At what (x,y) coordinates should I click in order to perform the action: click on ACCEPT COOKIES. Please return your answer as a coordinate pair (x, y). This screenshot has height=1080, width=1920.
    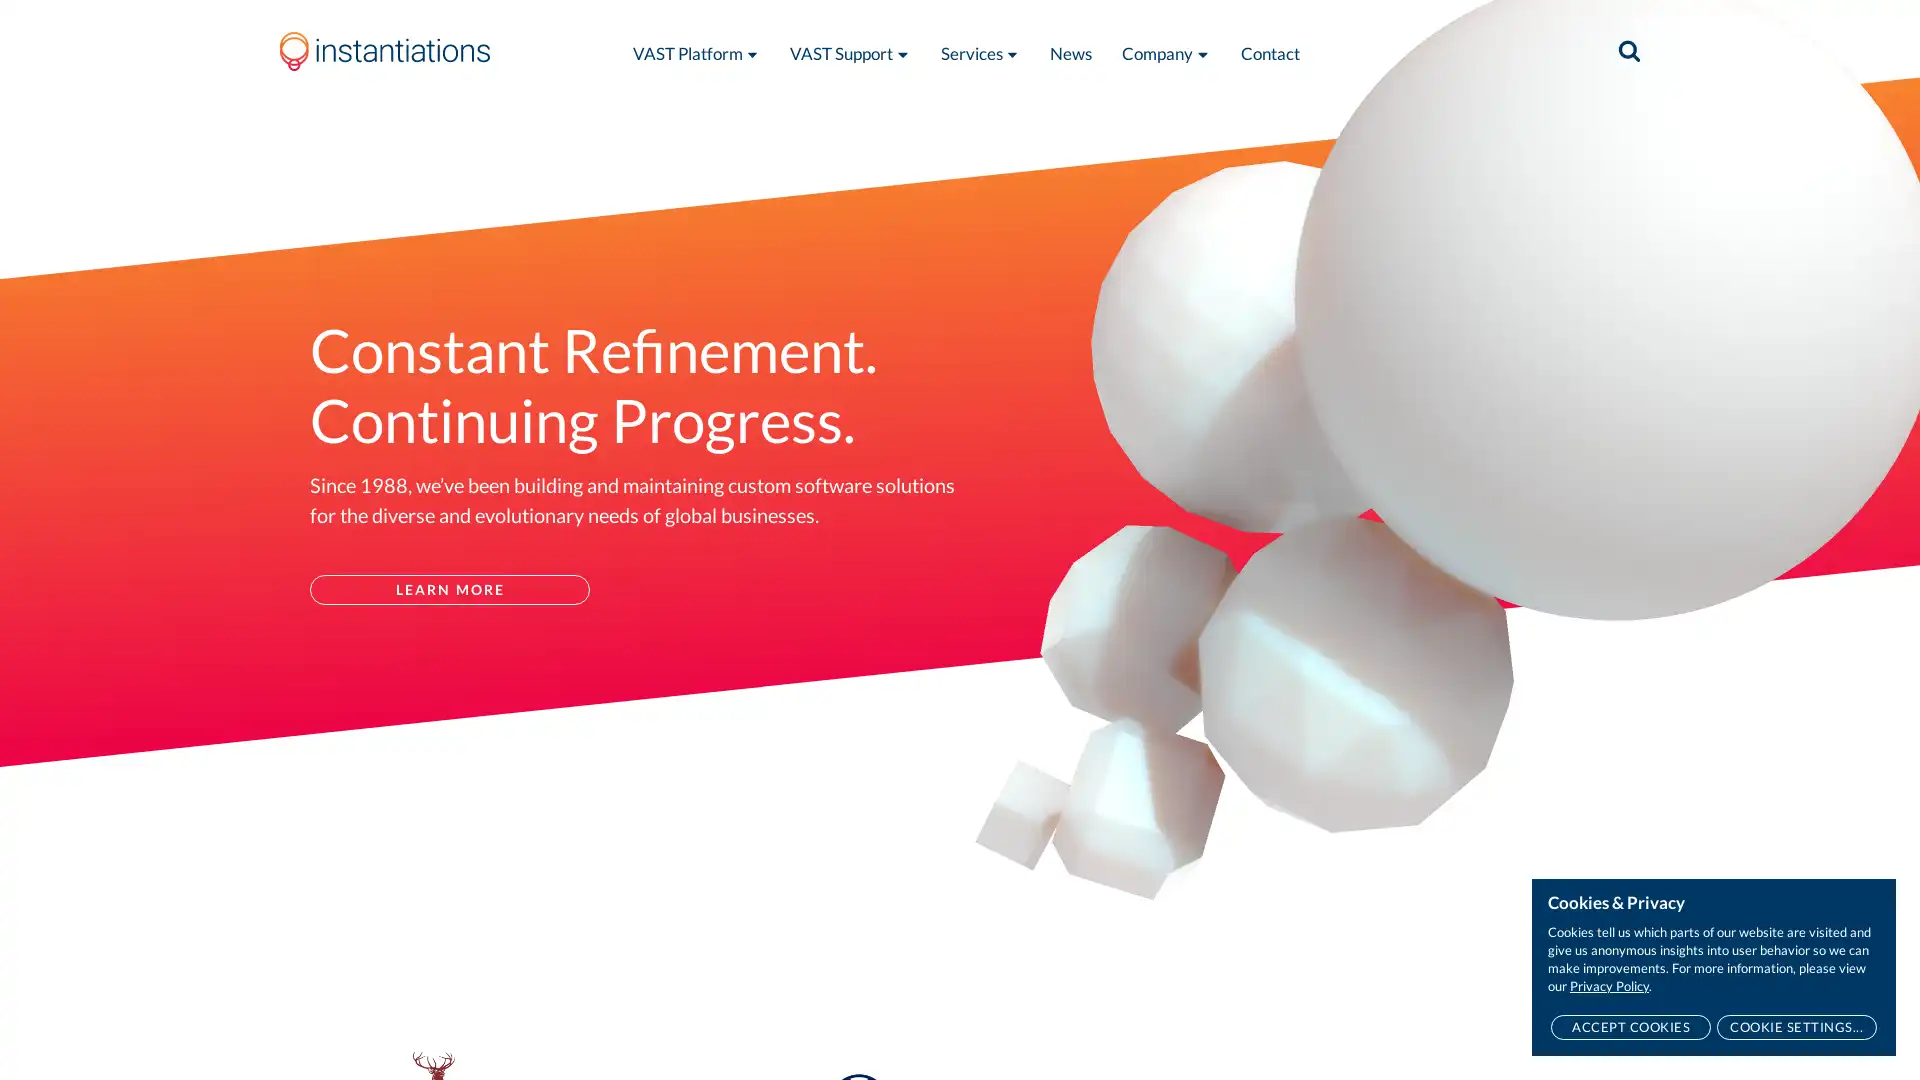
    Looking at the image, I should click on (1630, 1027).